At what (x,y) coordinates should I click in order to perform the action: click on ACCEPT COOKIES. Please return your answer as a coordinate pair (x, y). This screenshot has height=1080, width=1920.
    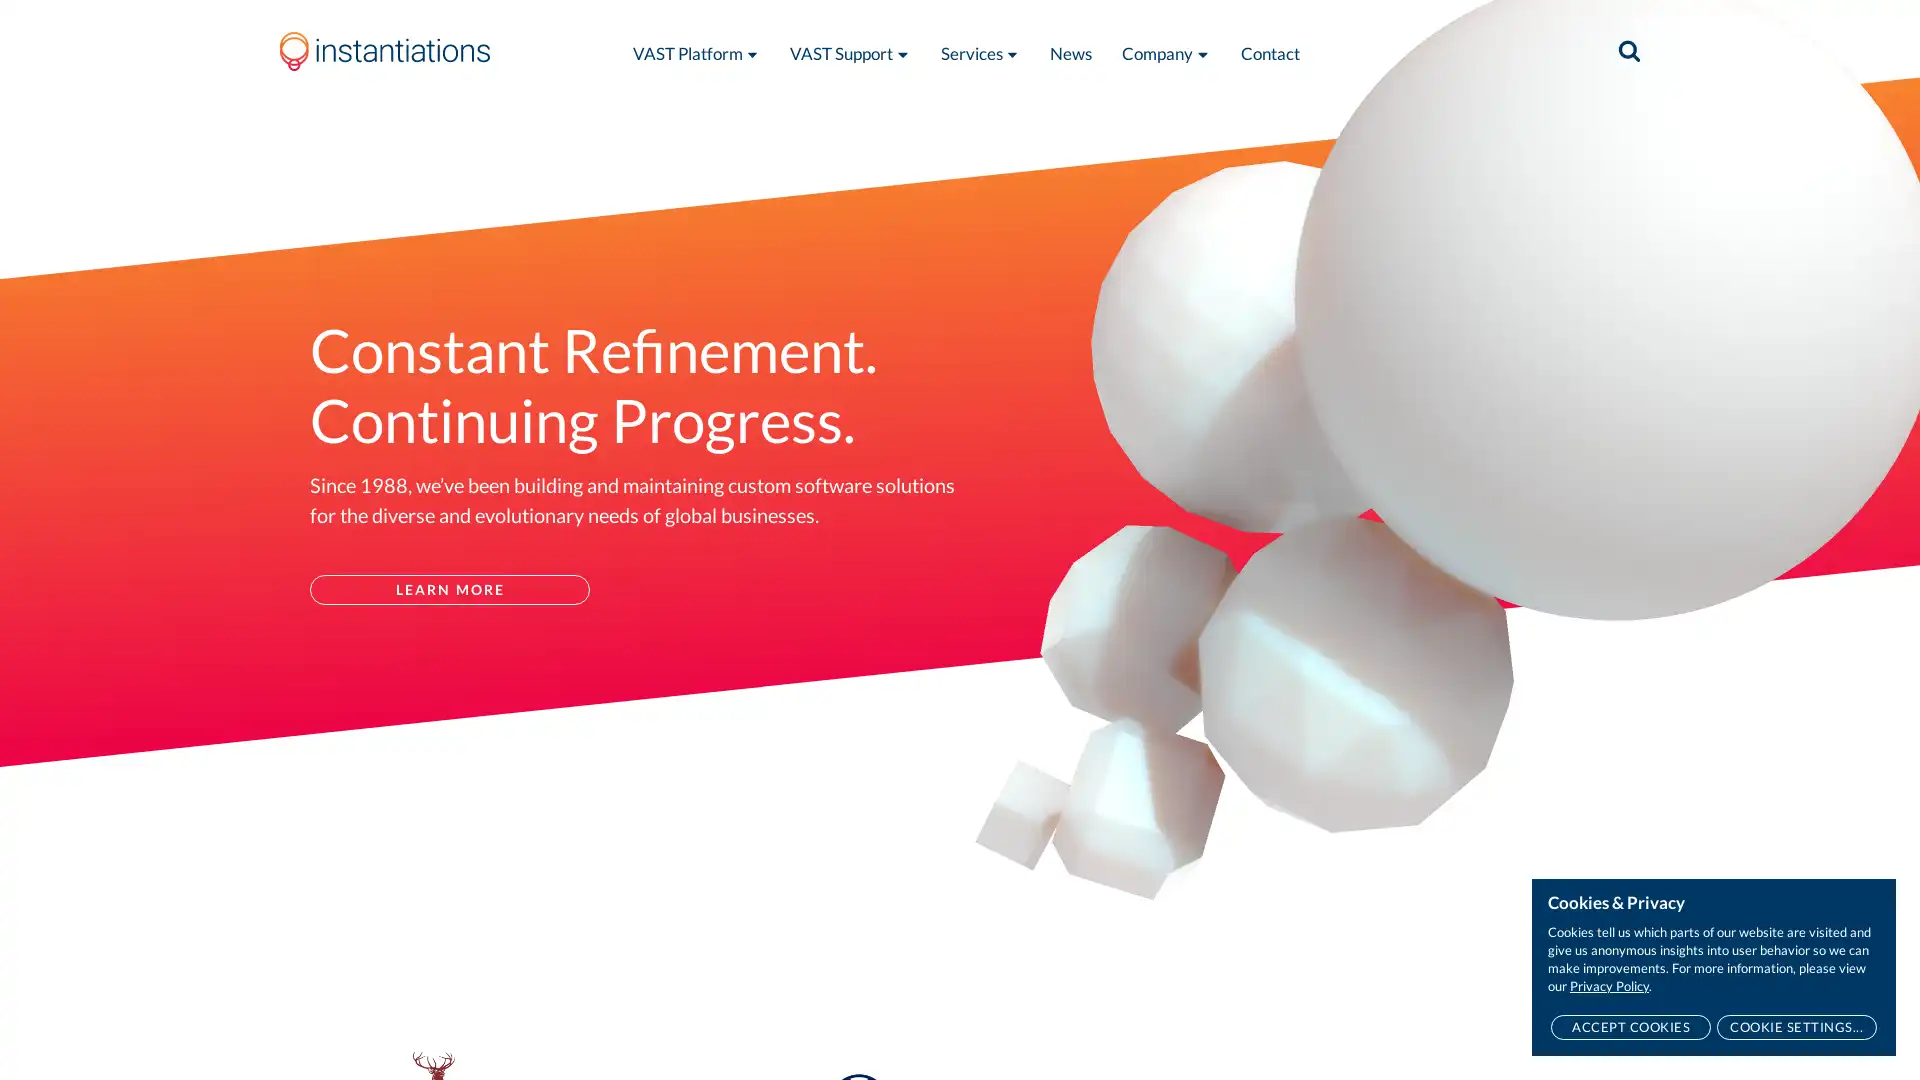
    Looking at the image, I should click on (1630, 1027).